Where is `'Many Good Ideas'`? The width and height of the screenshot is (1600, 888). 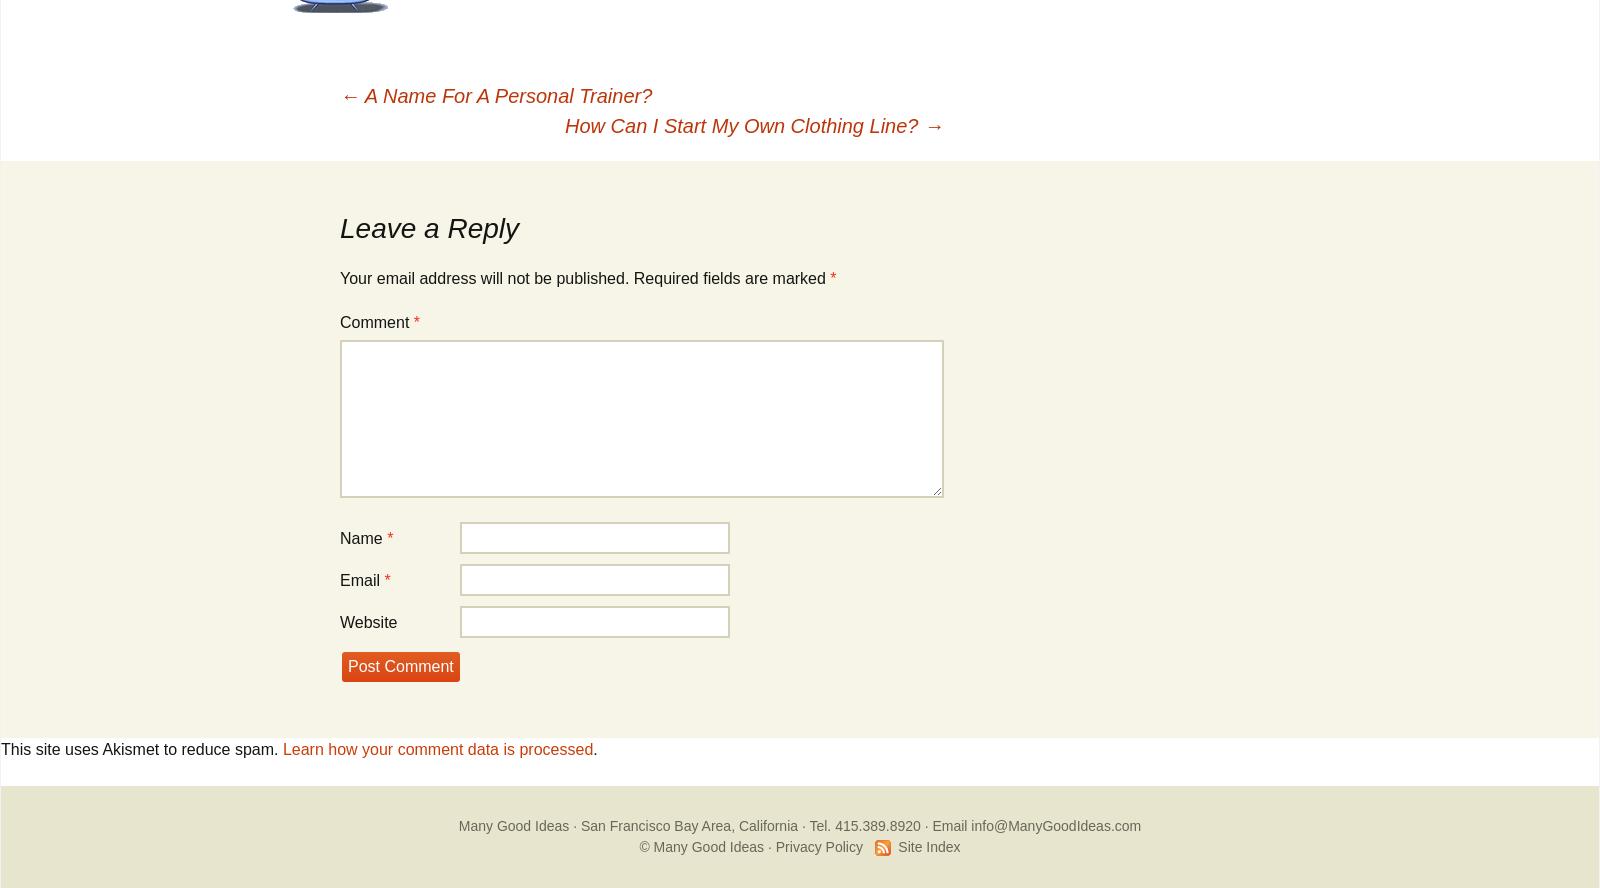 'Many Good Ideas' is located at coordinates (457, 826).